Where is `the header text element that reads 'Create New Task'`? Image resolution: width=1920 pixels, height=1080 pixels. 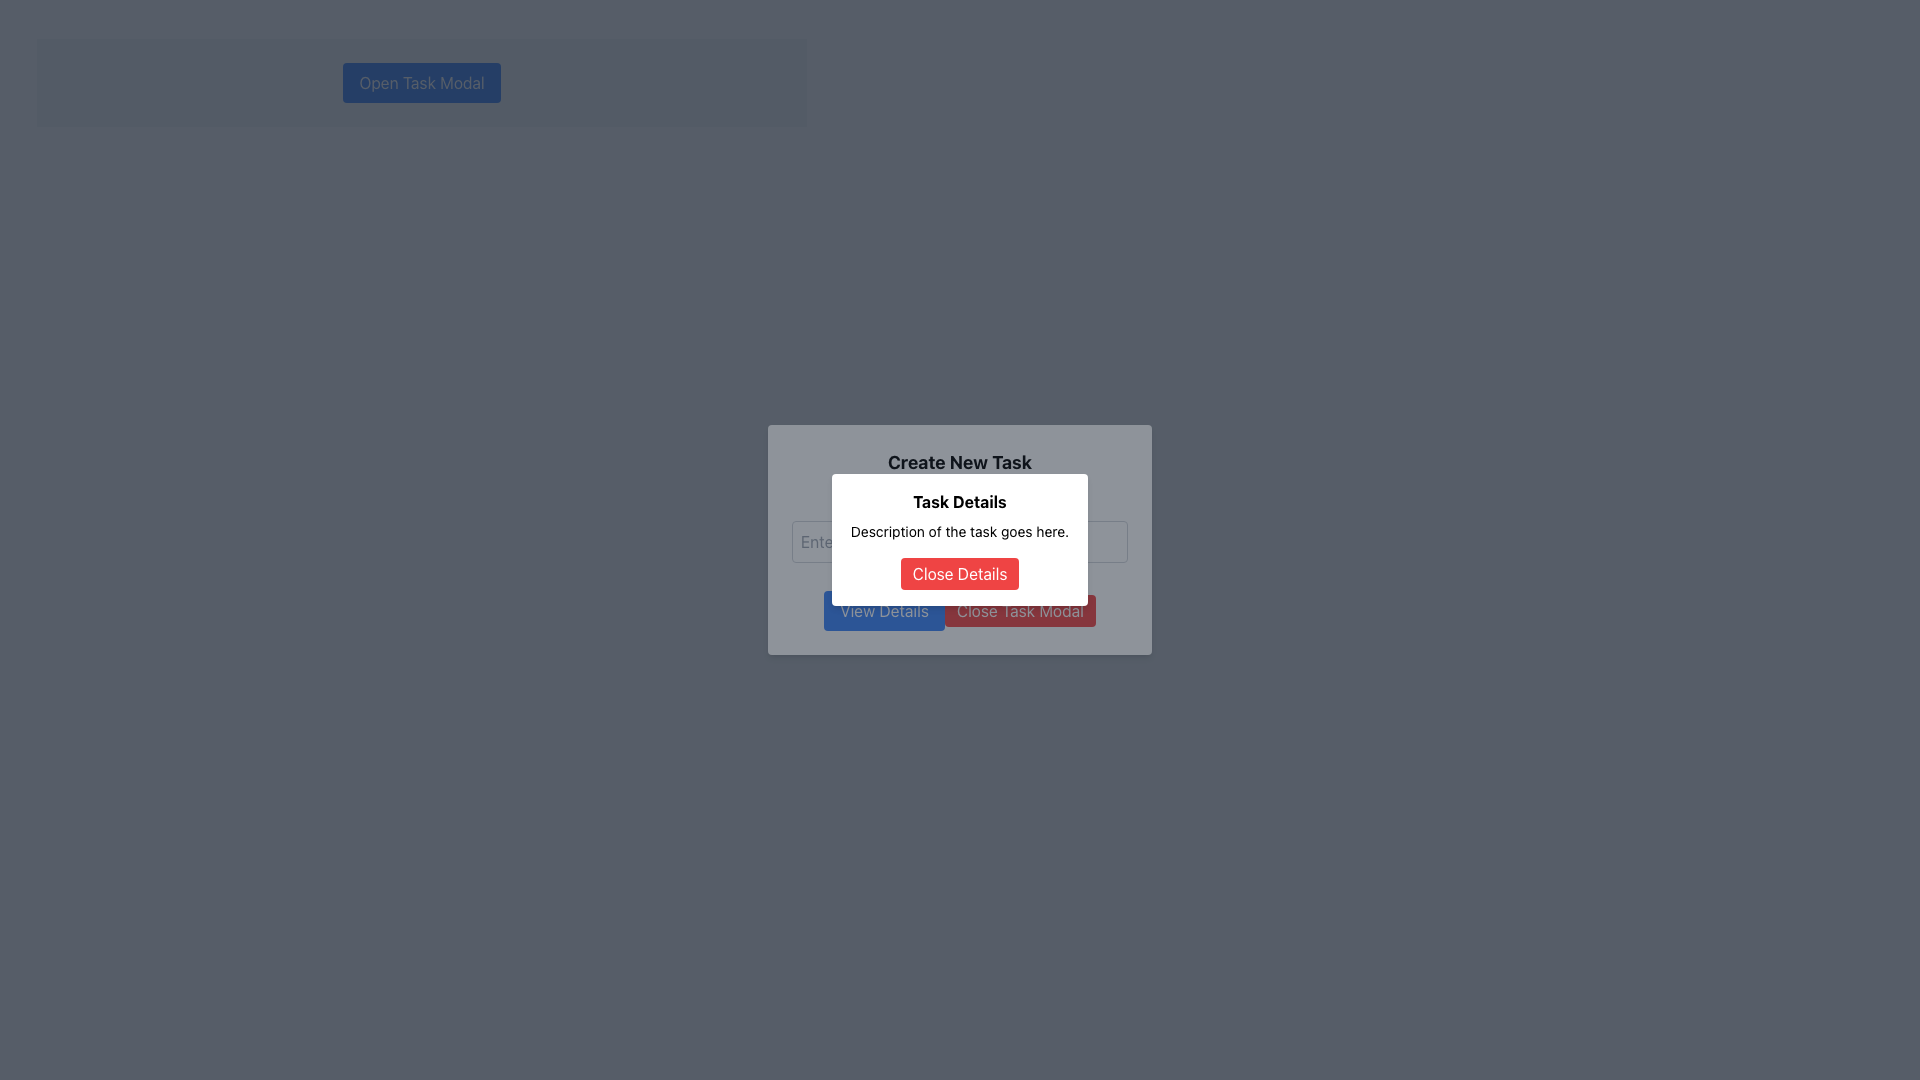 the header text element that reads 'Create New Task' is located at coordinates (960, 462).